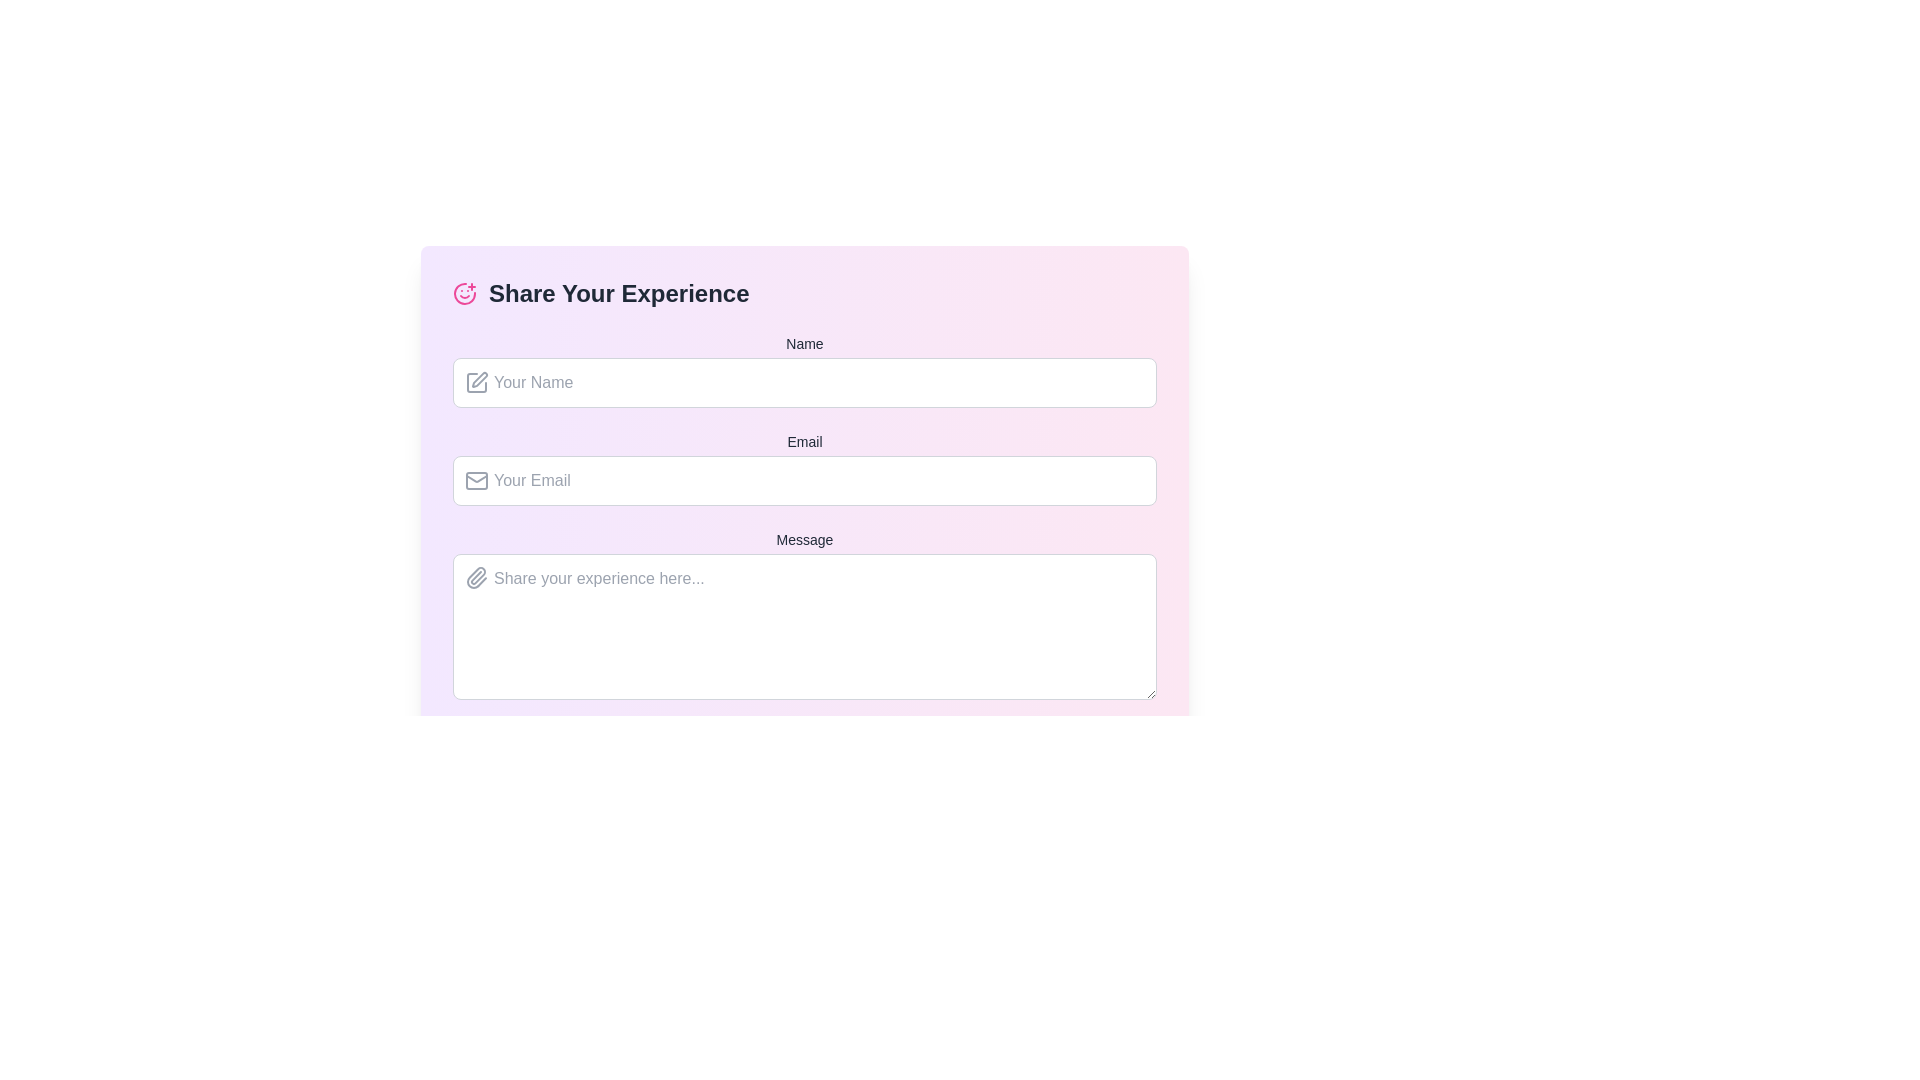  Describe the element at coordinates (475, 481) in the screenshot. I see `the email icon designed as a light gray envelope outline, located to the left within the email input field` at that location.